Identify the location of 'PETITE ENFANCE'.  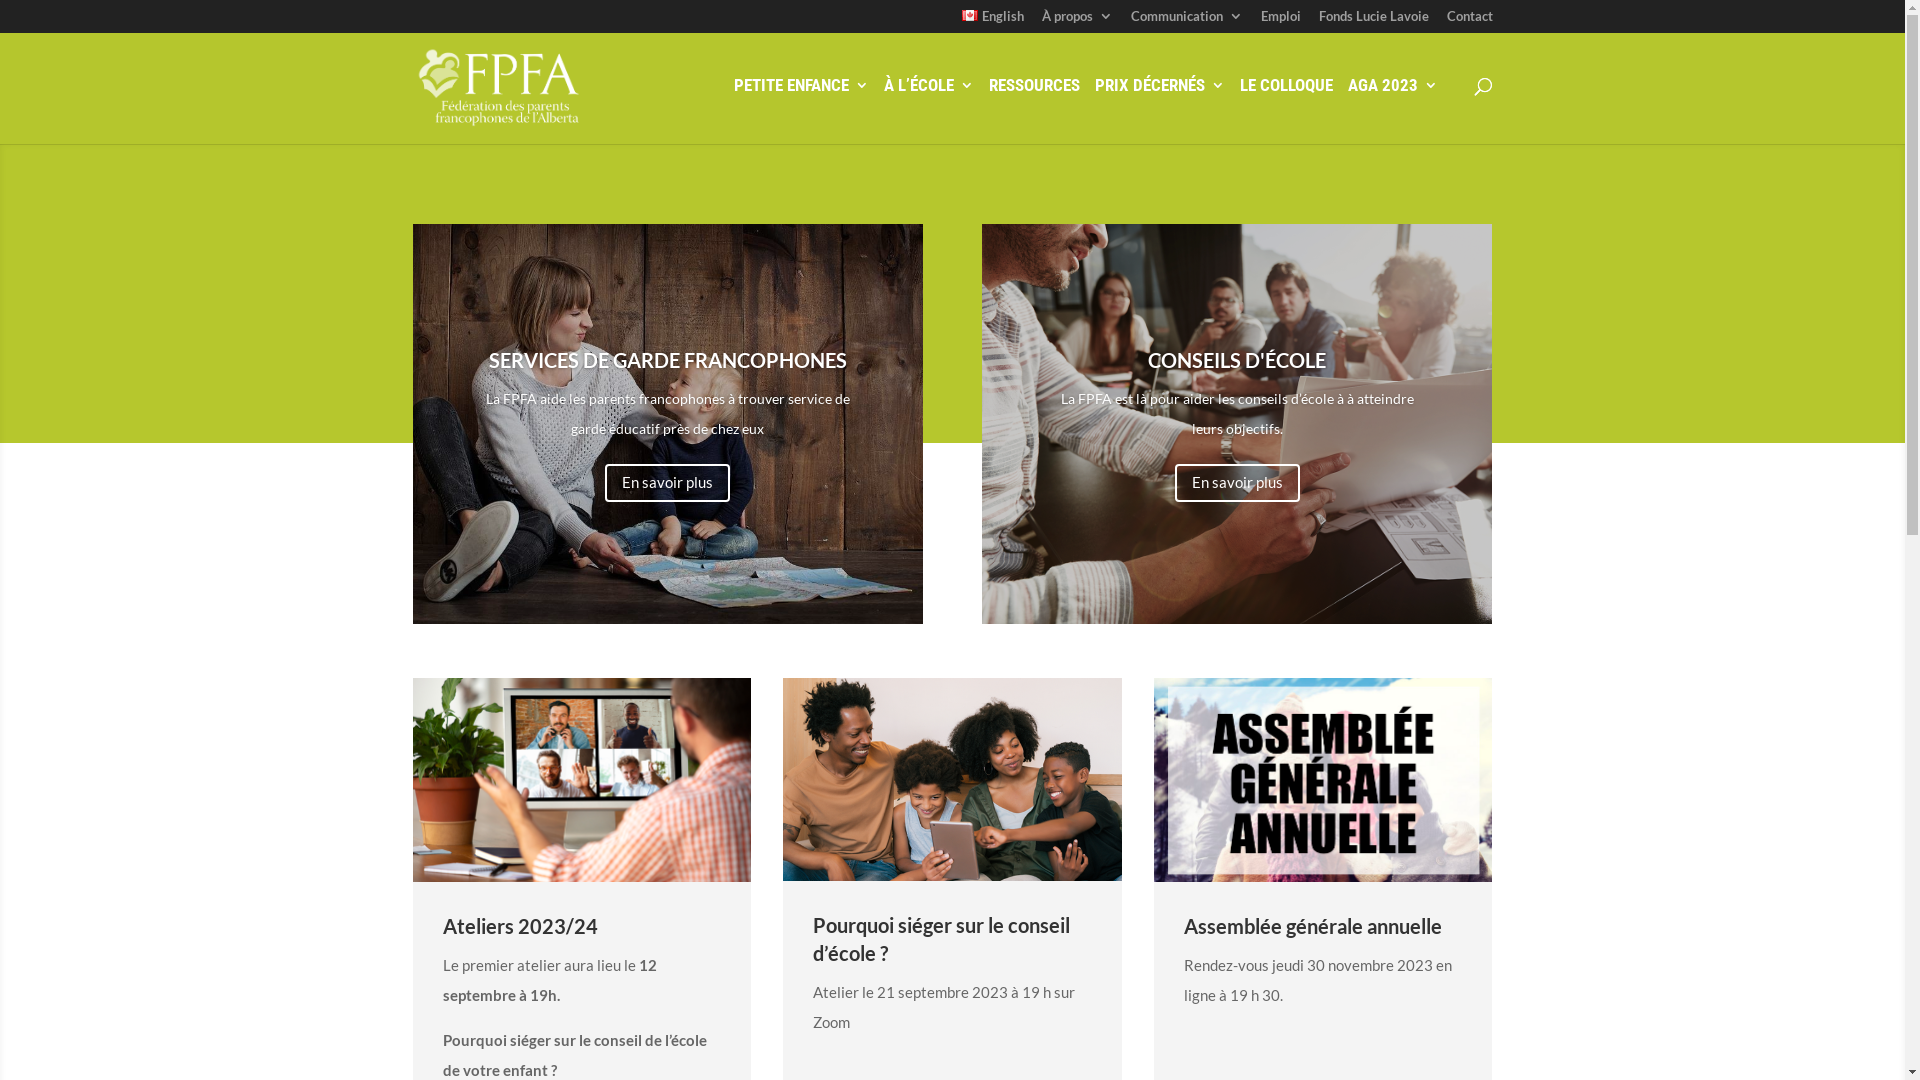
(801, 107).